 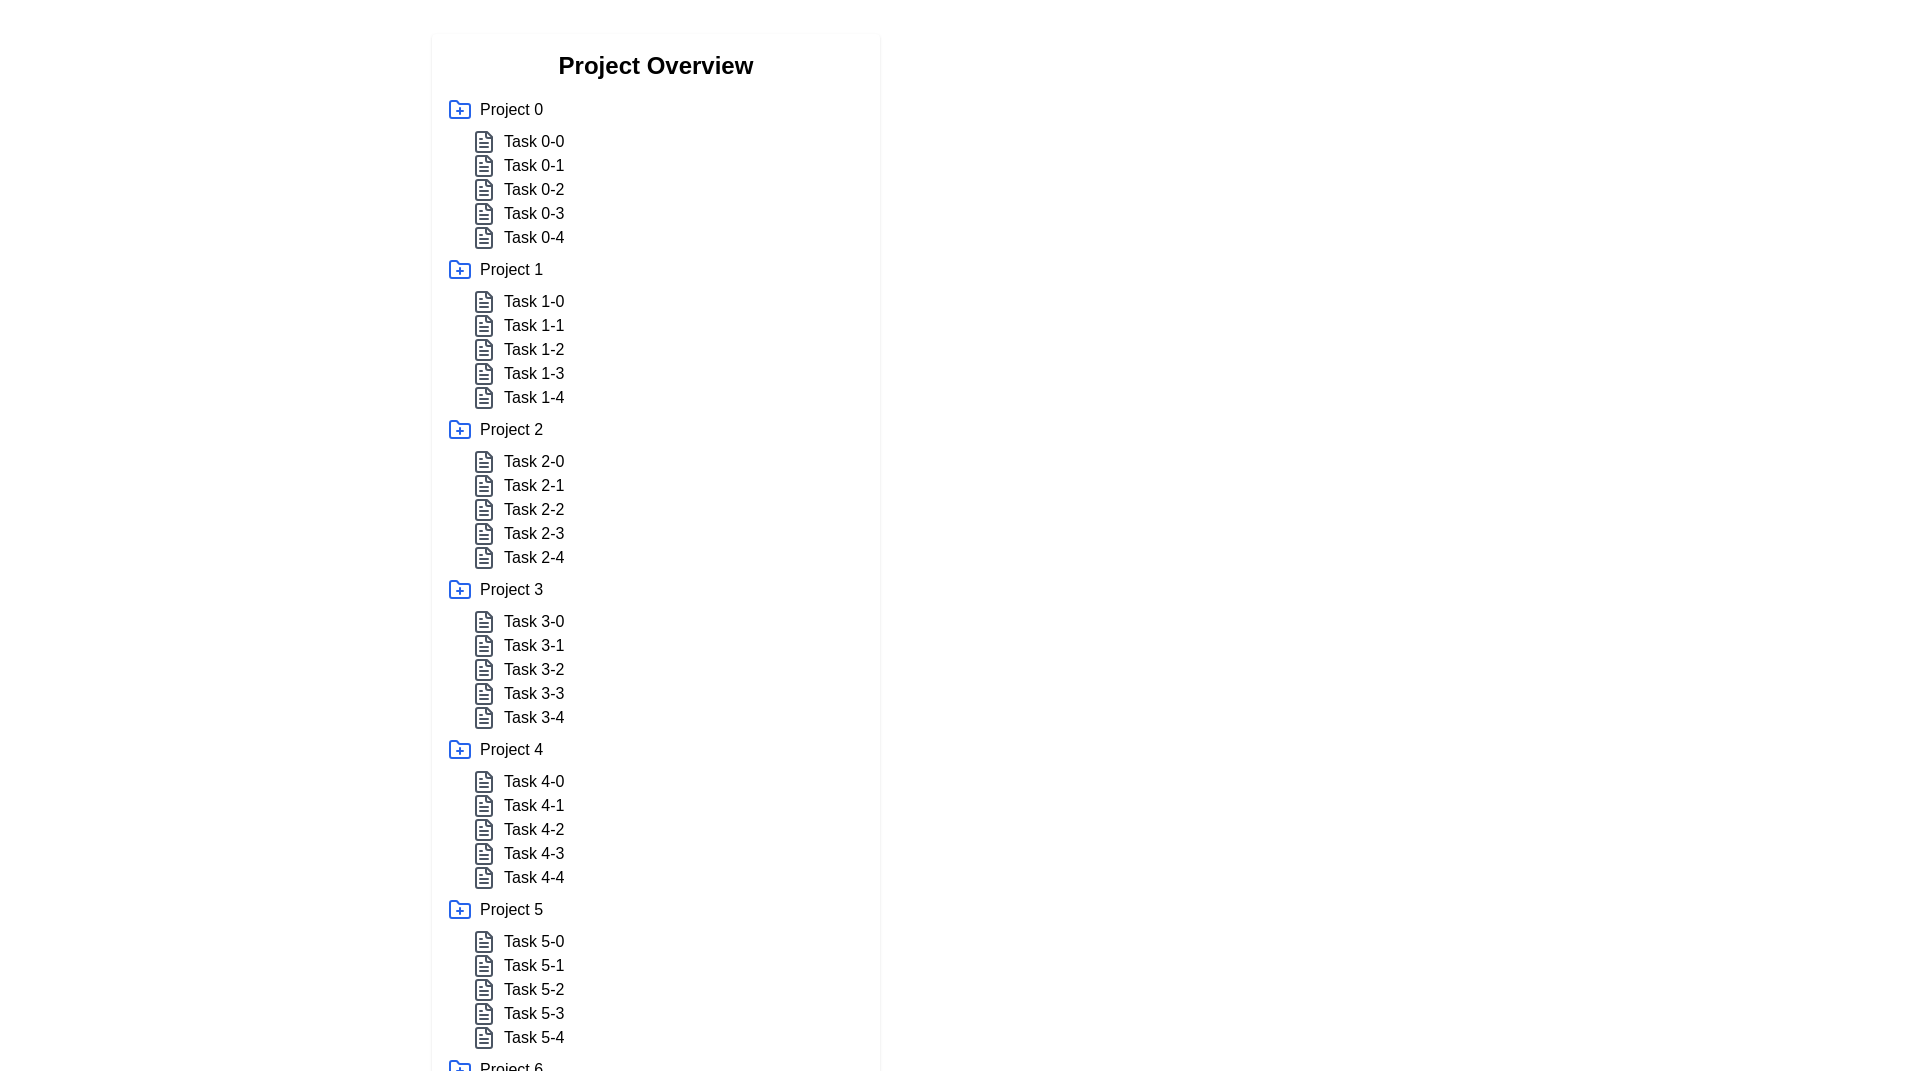 What do you see at coordinates (484, 1014) in the screenshot?
I see `the leftmost icon associated with 'Task 5-3' in the list under 'Project 5' to indicate selection` at bounding box center [484, 1014].